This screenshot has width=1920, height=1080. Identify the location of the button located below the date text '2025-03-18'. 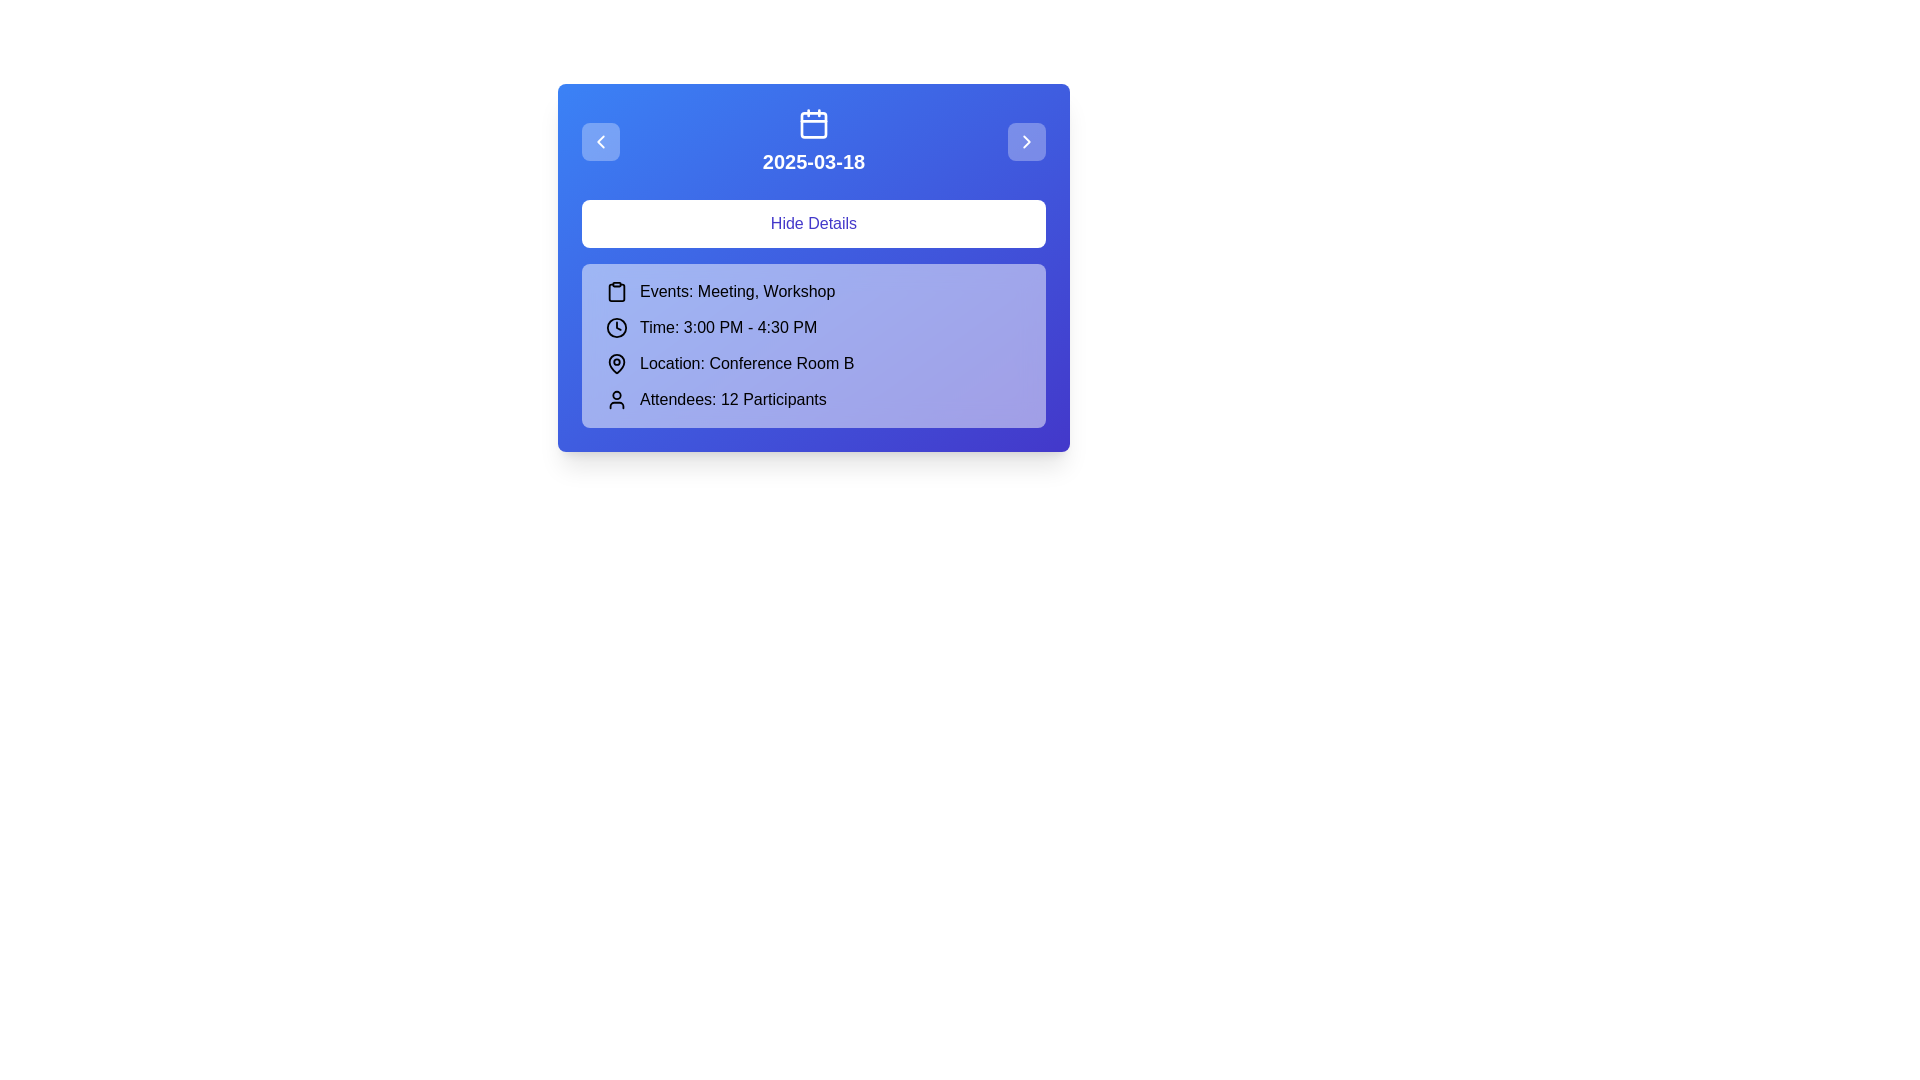
(814, 223).